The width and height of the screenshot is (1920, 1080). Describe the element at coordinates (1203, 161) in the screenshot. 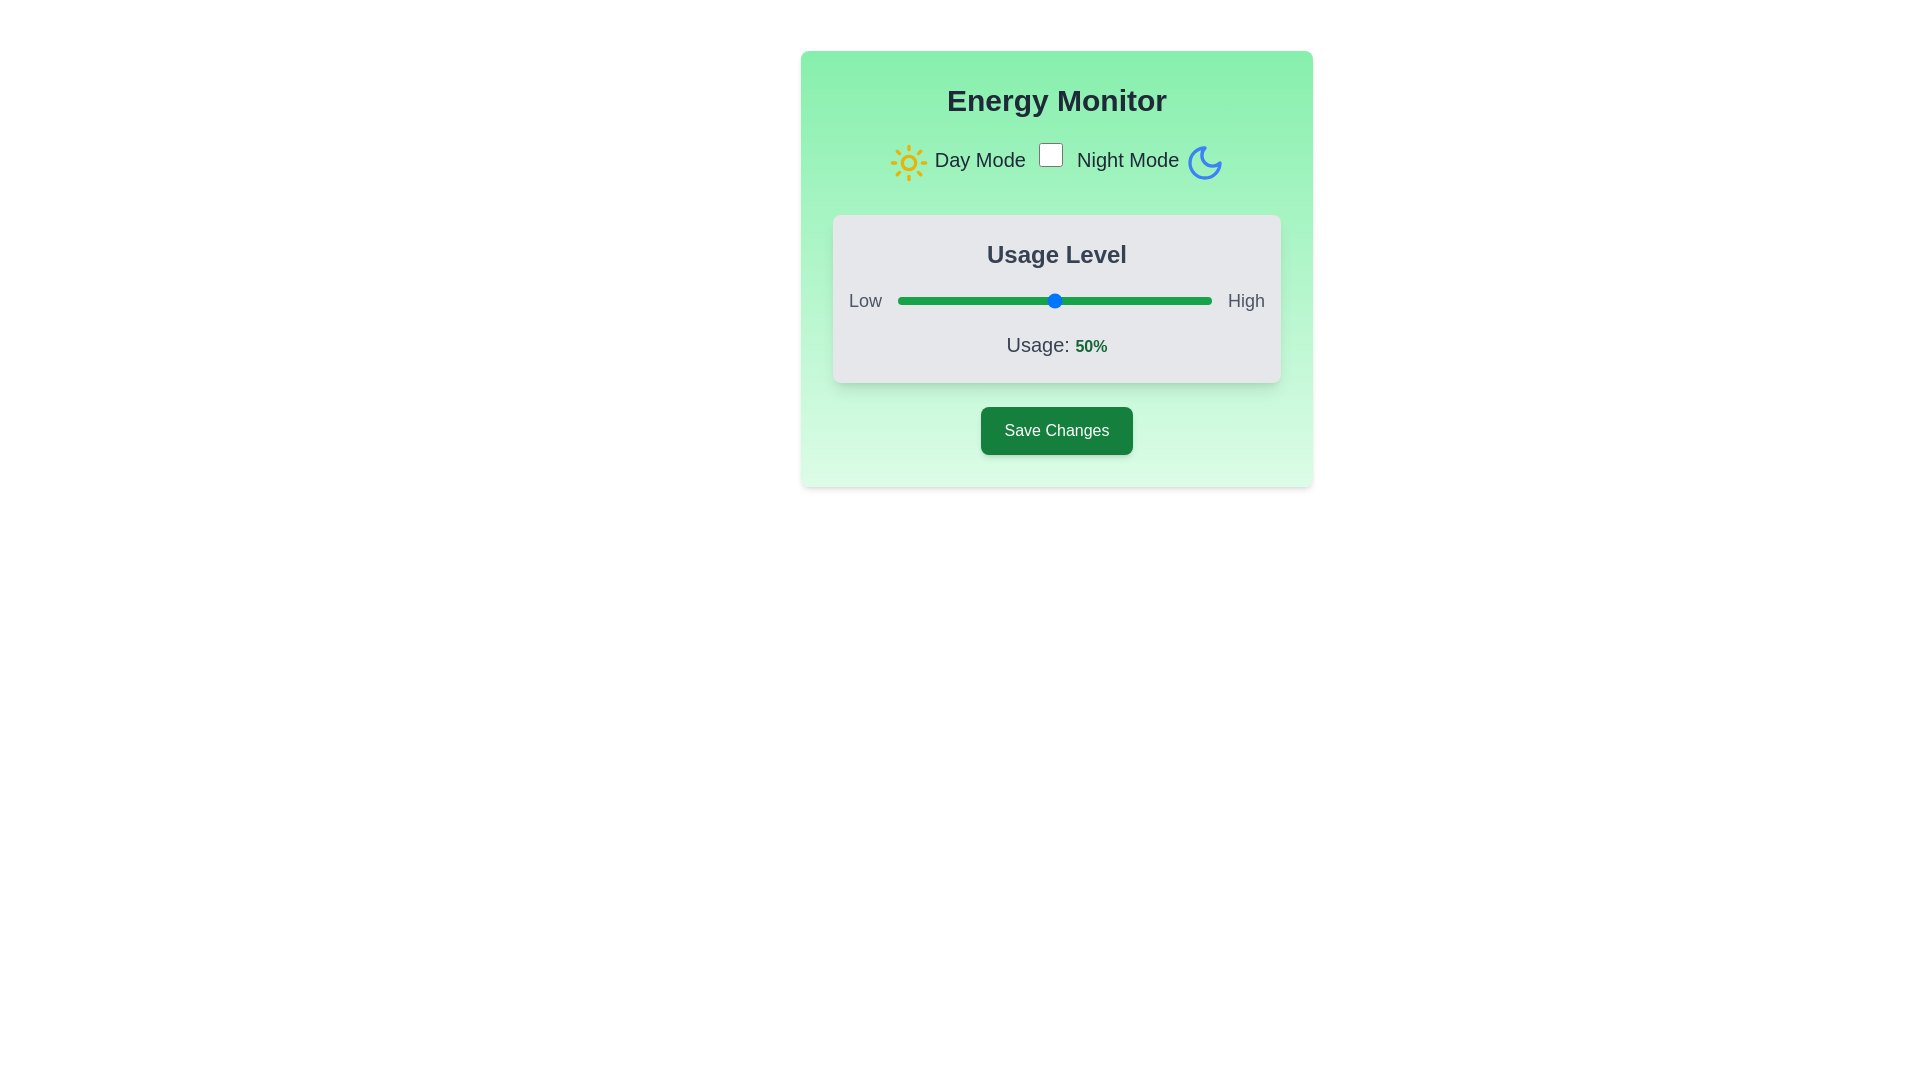

I see `the blue crescent moon icon representing night mode, located to the right of the 'Night Mode' text` at that location.